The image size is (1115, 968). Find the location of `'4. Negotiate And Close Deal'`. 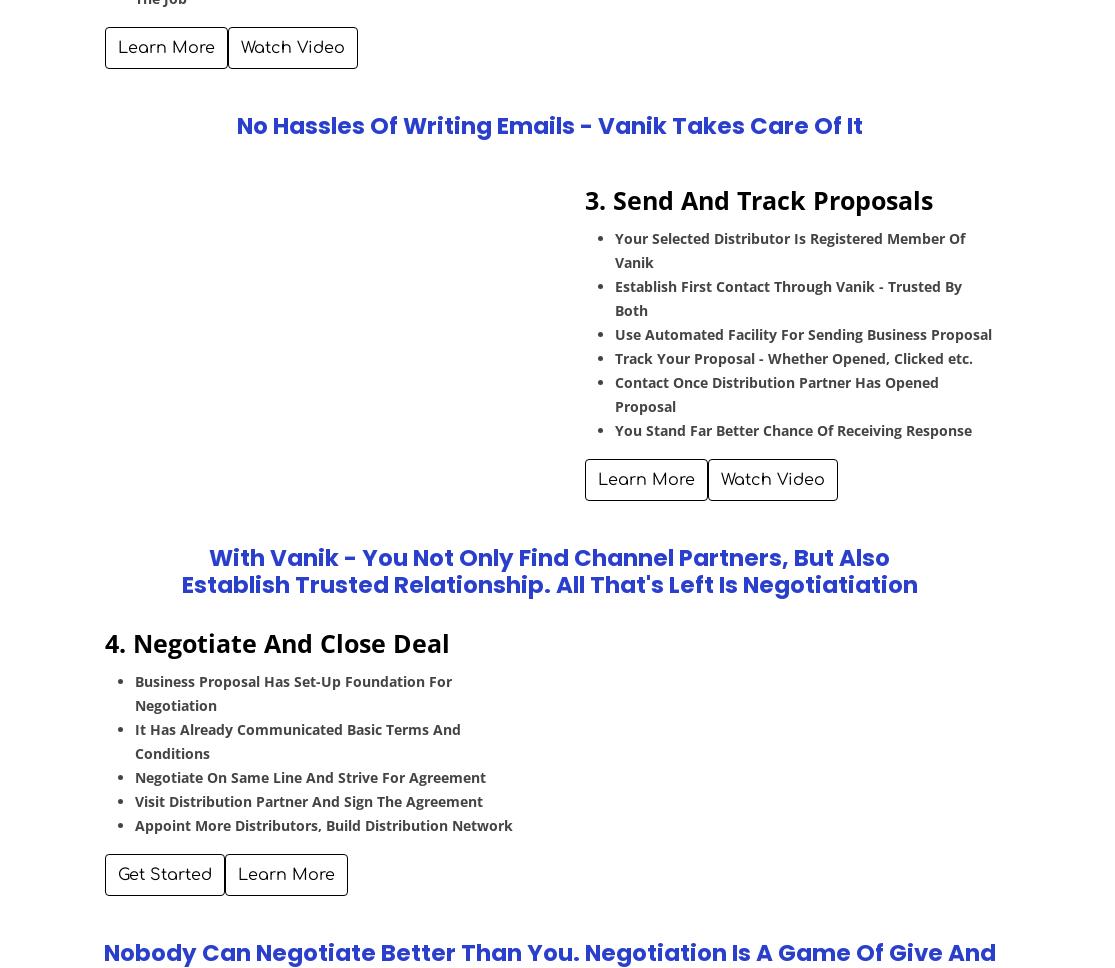

'4. Negotiate And Close Deal' is located at coordinates (277, 640).